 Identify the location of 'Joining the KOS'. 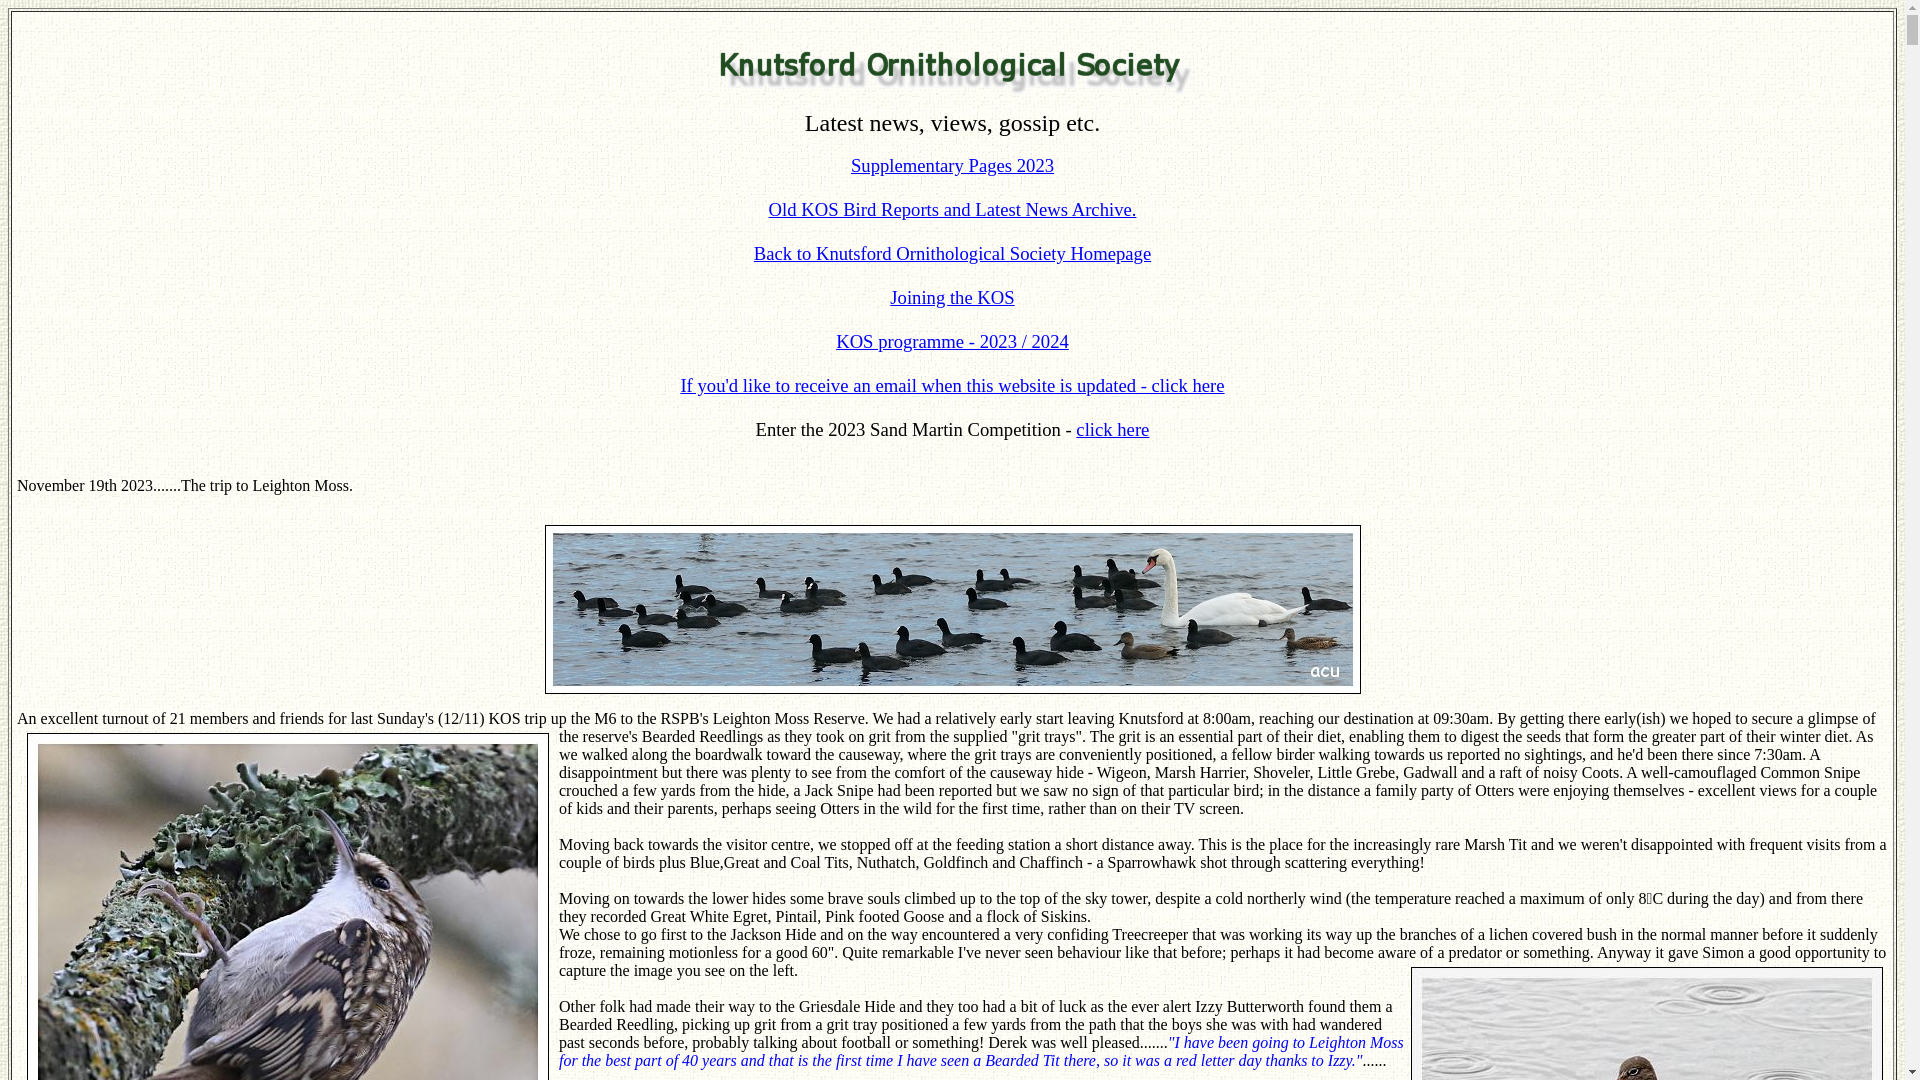
(950, 297).